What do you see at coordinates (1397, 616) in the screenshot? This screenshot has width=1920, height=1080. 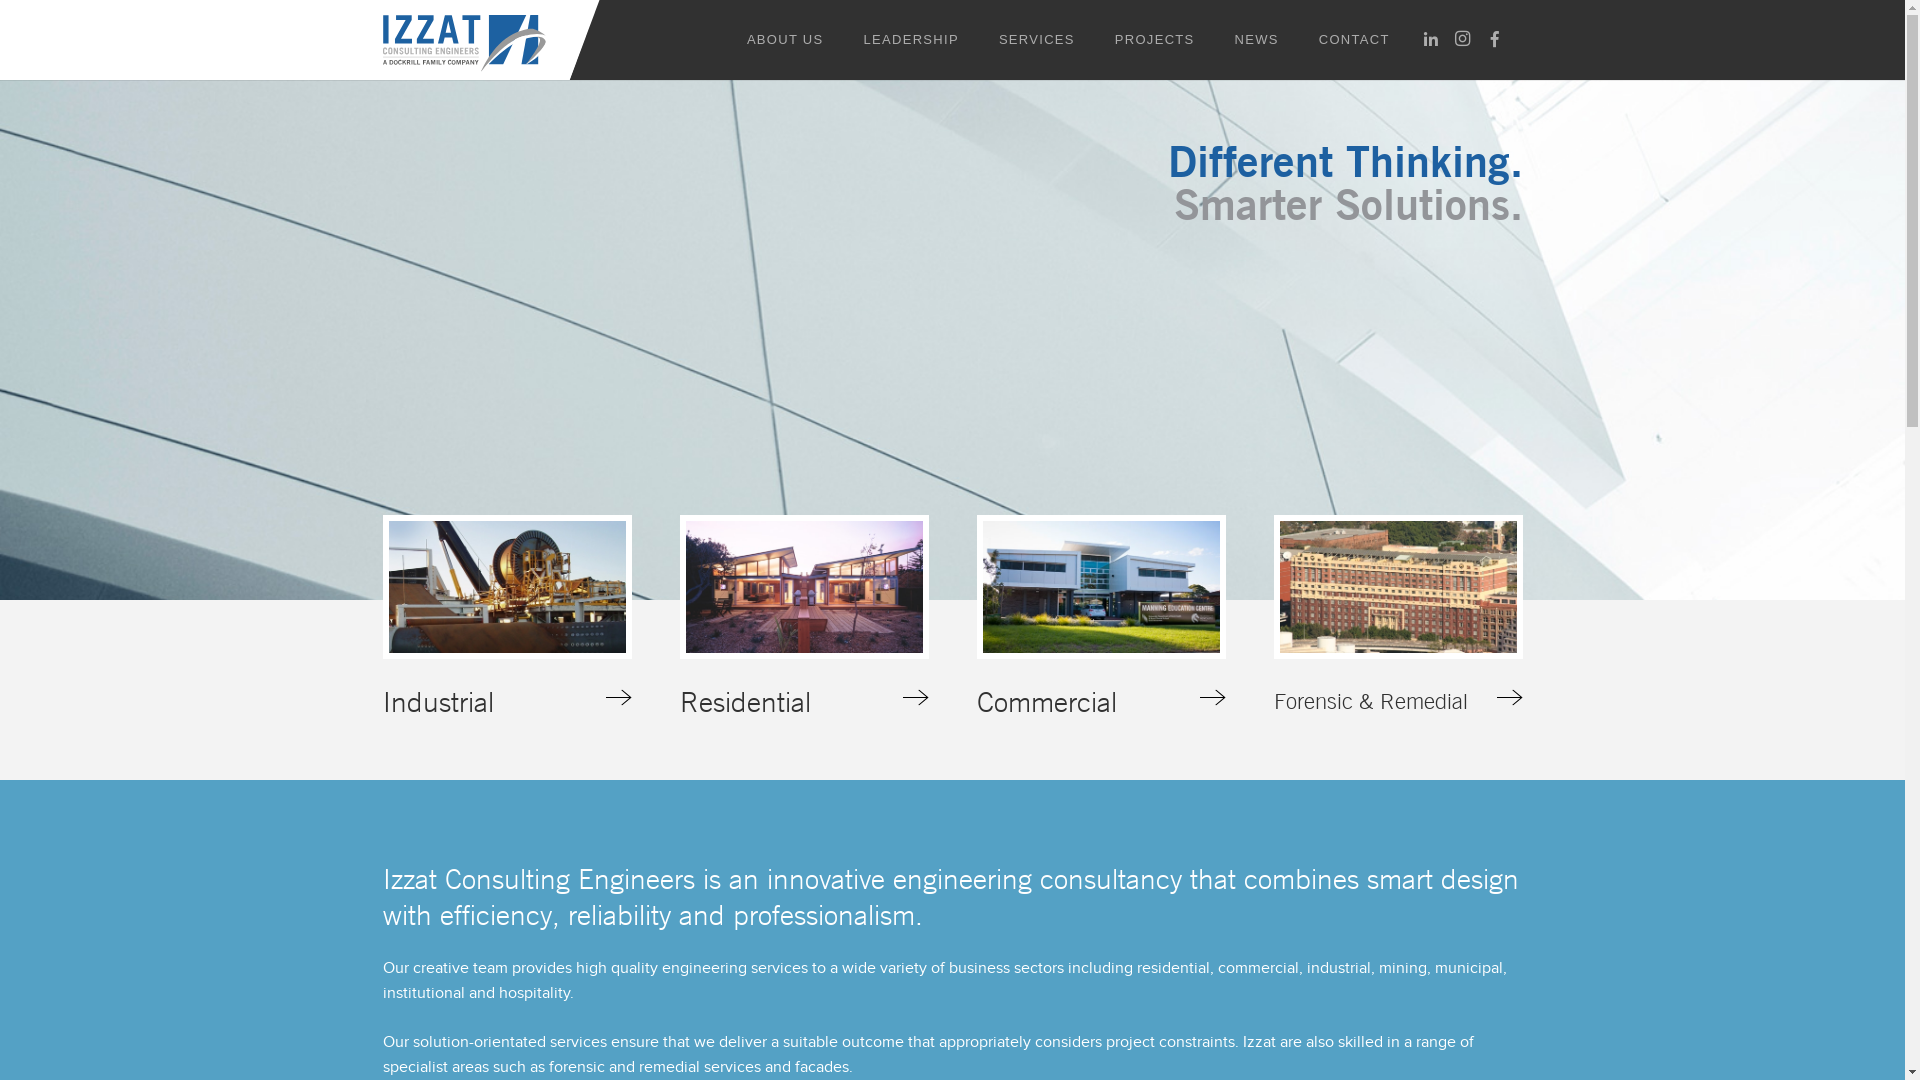 I see `'Forensic & Remedial'` at bounding box center [1397, 616].